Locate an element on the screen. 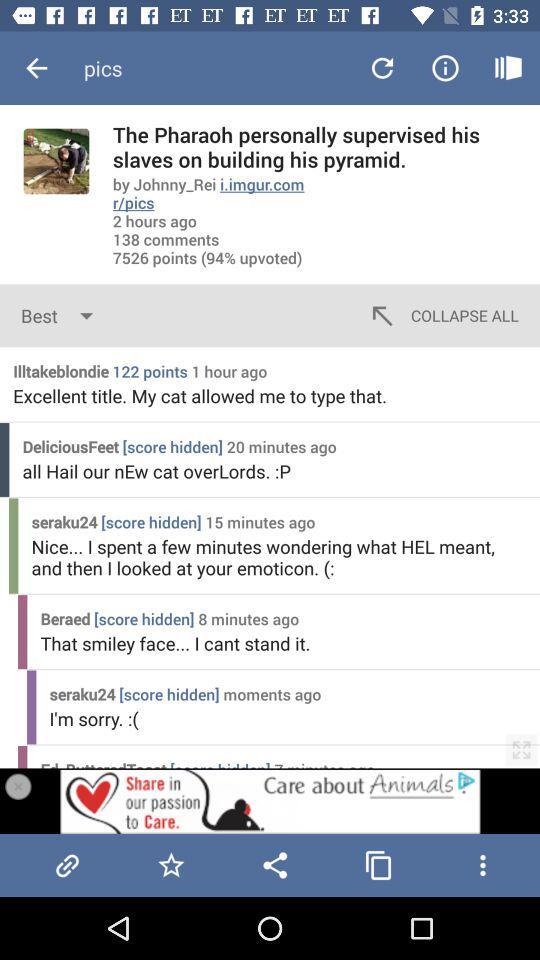 This screenshot has height=960, width=540. the attach_file icon is located at coordinates (67, 864).